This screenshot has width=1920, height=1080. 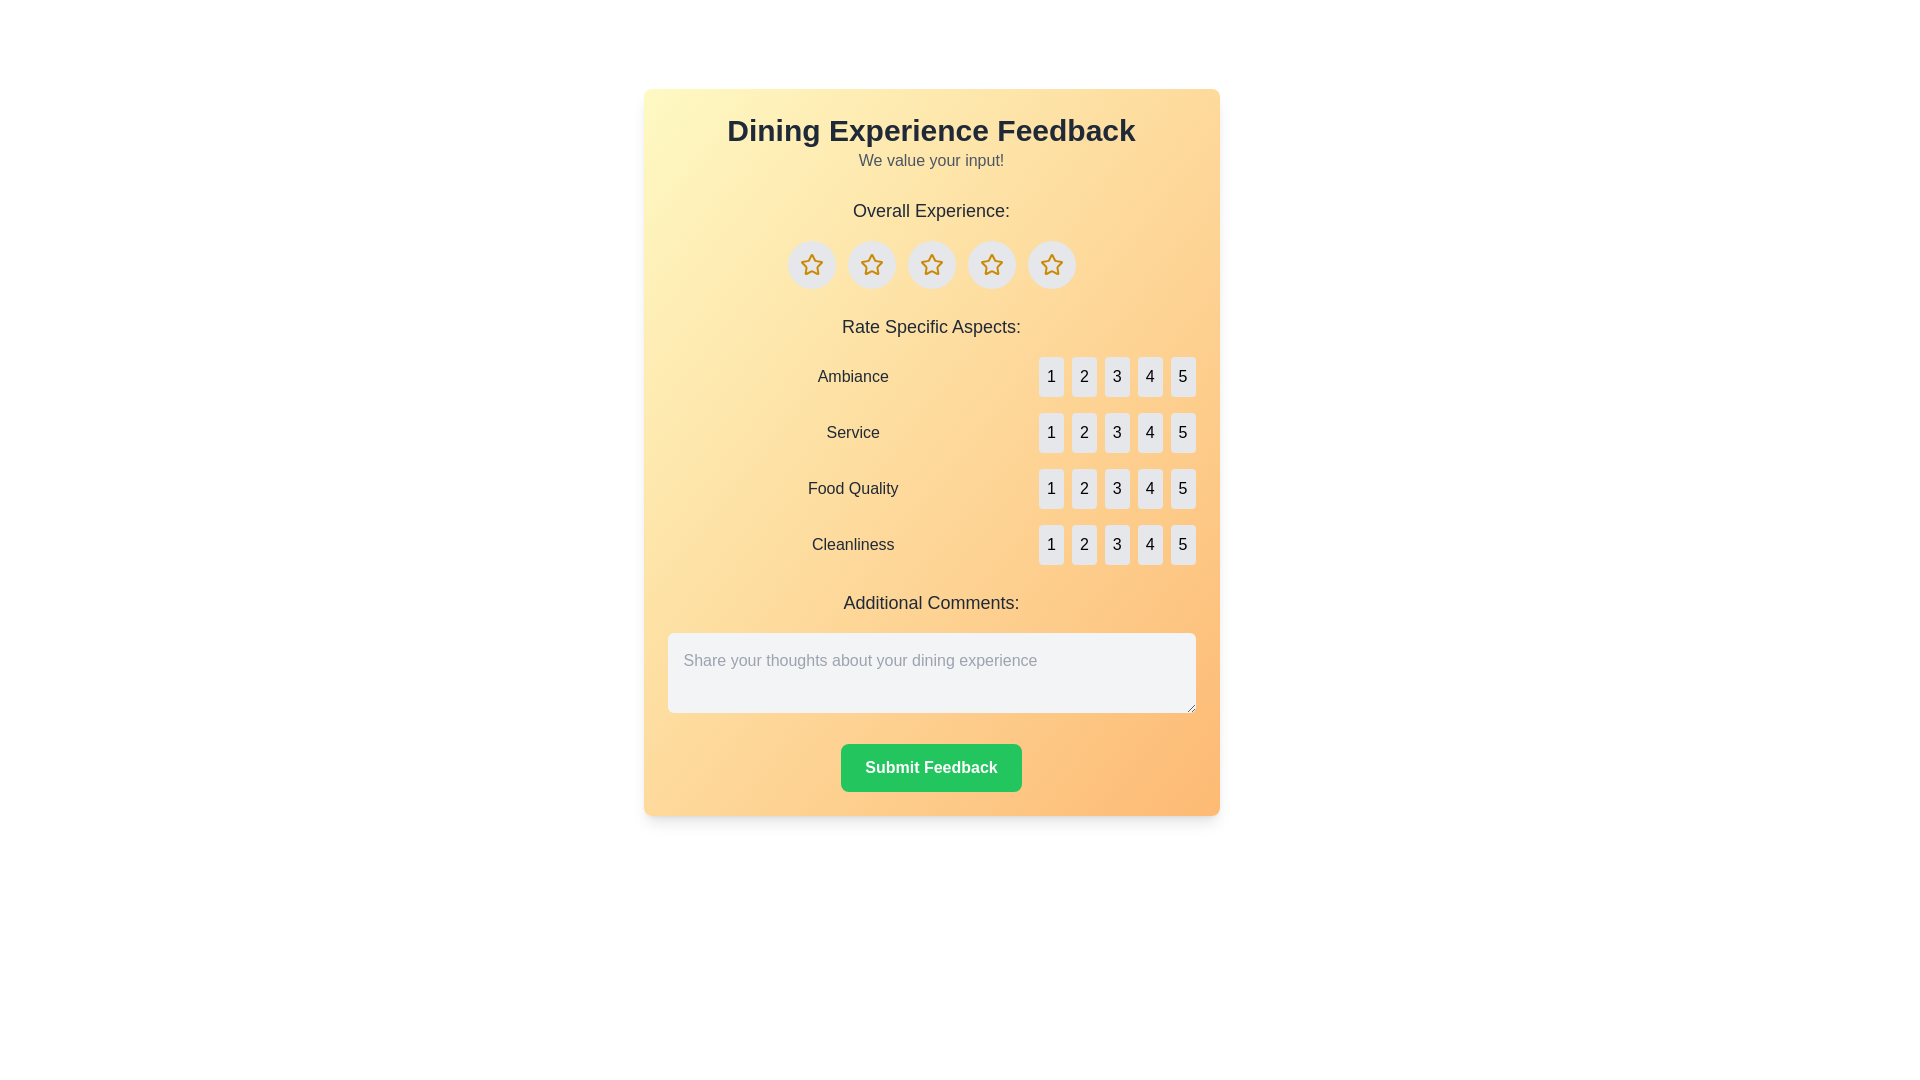 I want to click on the fifth button labeled '5' in the 'Ambiance' rating category, so click(x=1183, y=377).